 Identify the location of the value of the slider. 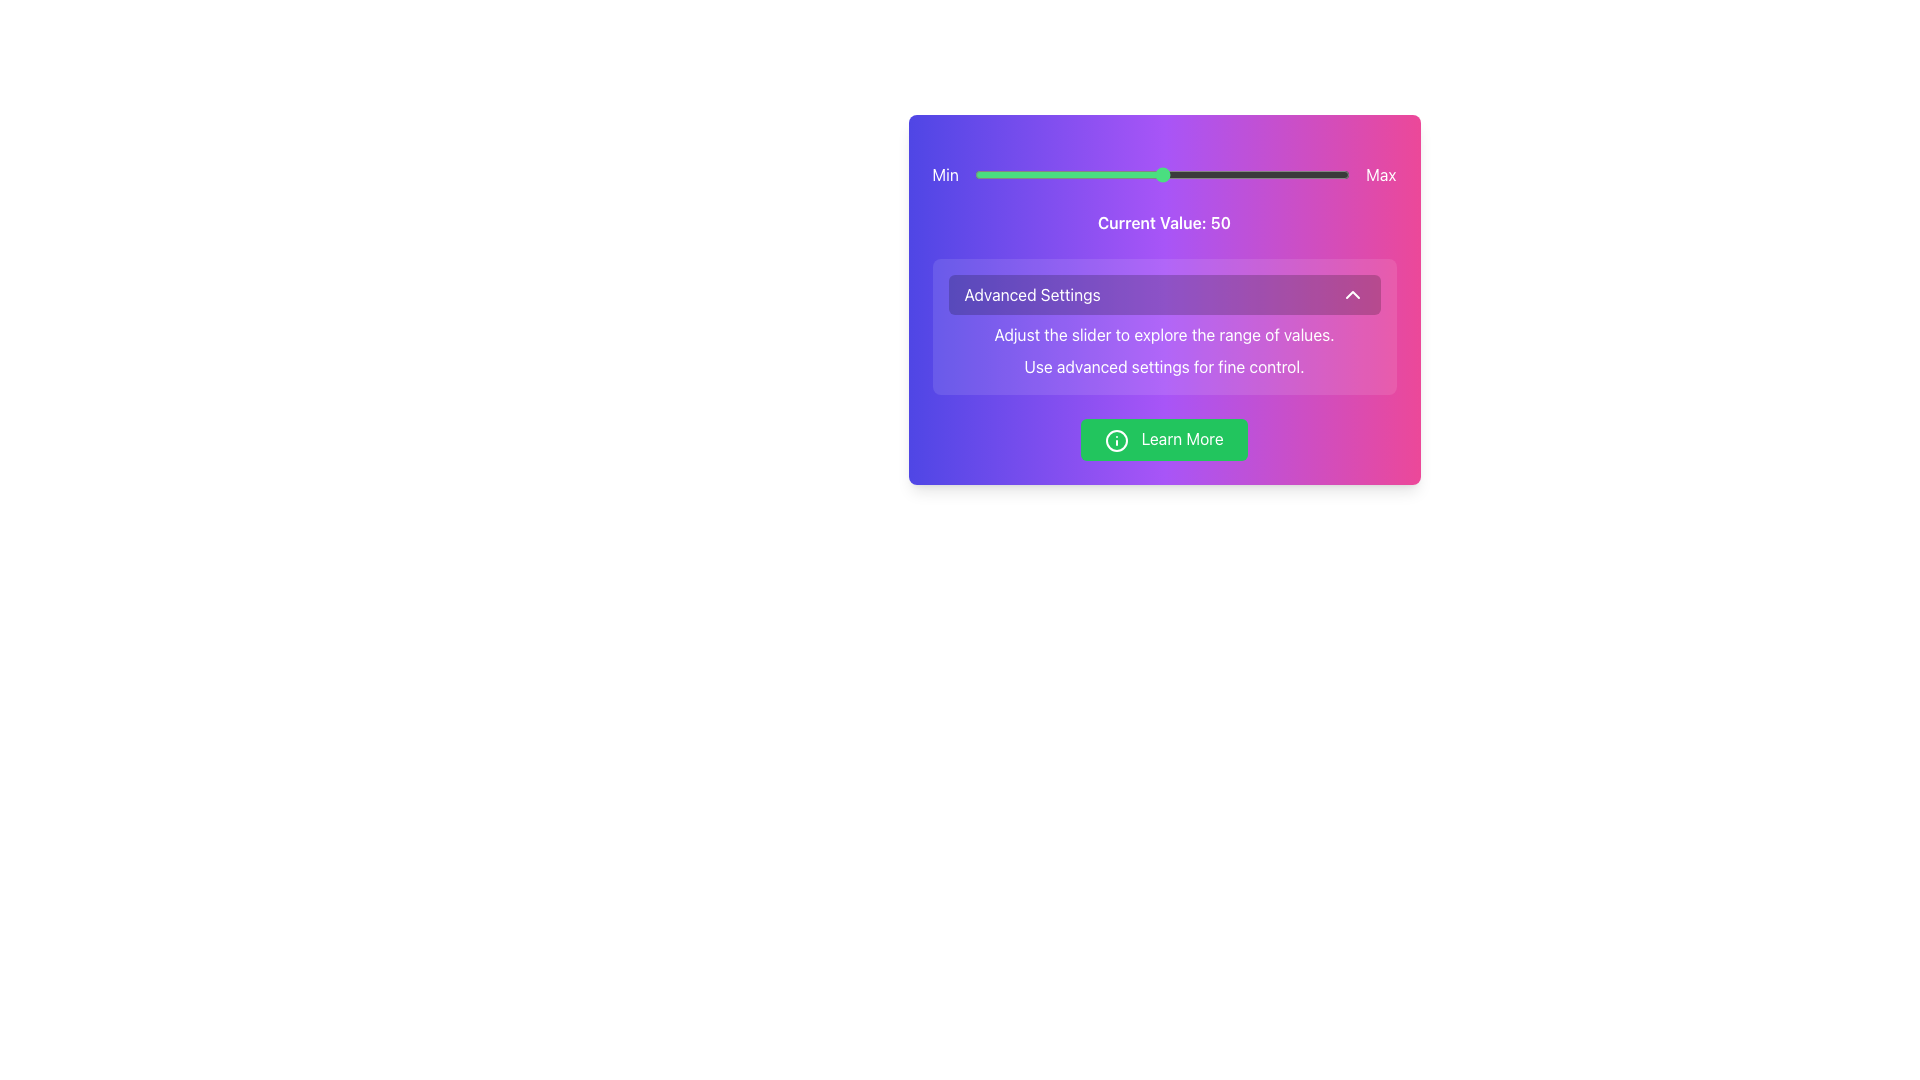
(1192, 173).